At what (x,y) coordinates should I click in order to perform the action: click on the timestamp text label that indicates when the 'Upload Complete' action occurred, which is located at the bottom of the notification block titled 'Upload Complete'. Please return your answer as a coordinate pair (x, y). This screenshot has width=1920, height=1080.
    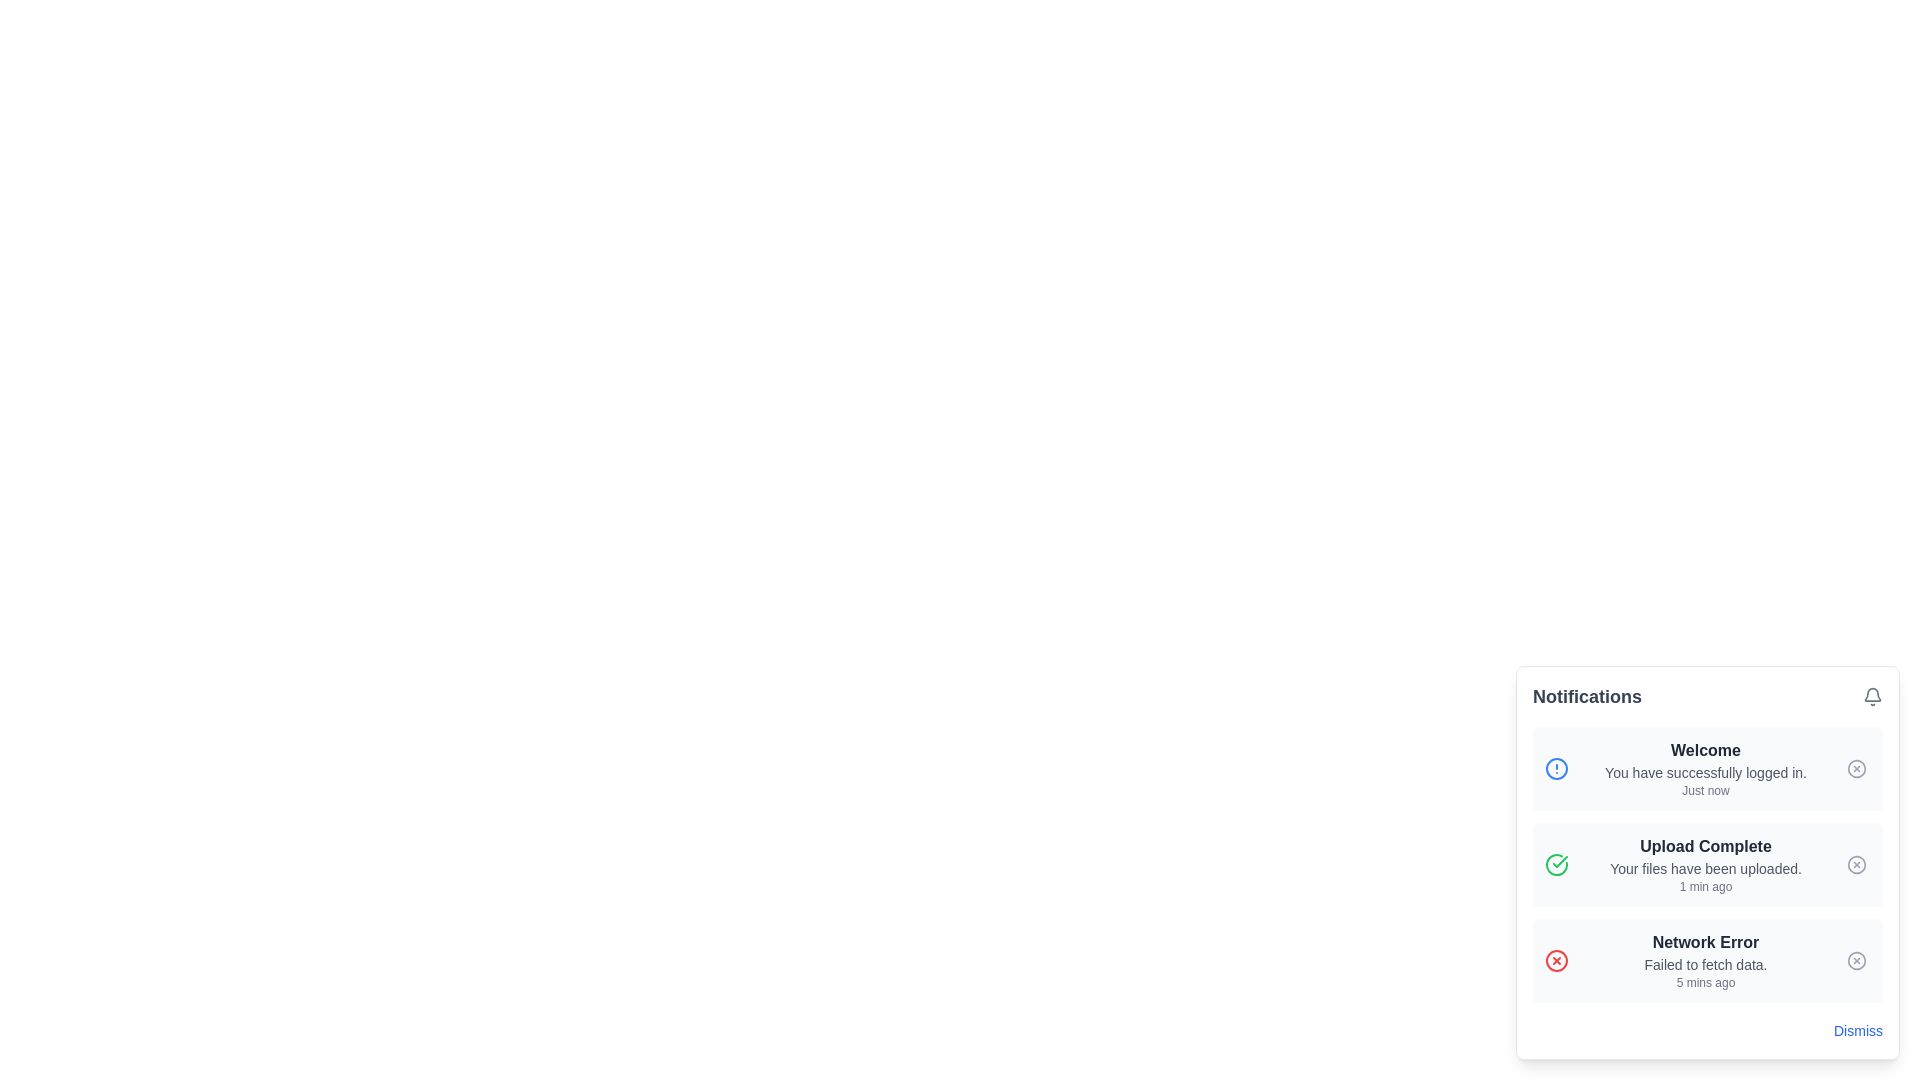
    Looking at the image, I should click on (1704, 886).